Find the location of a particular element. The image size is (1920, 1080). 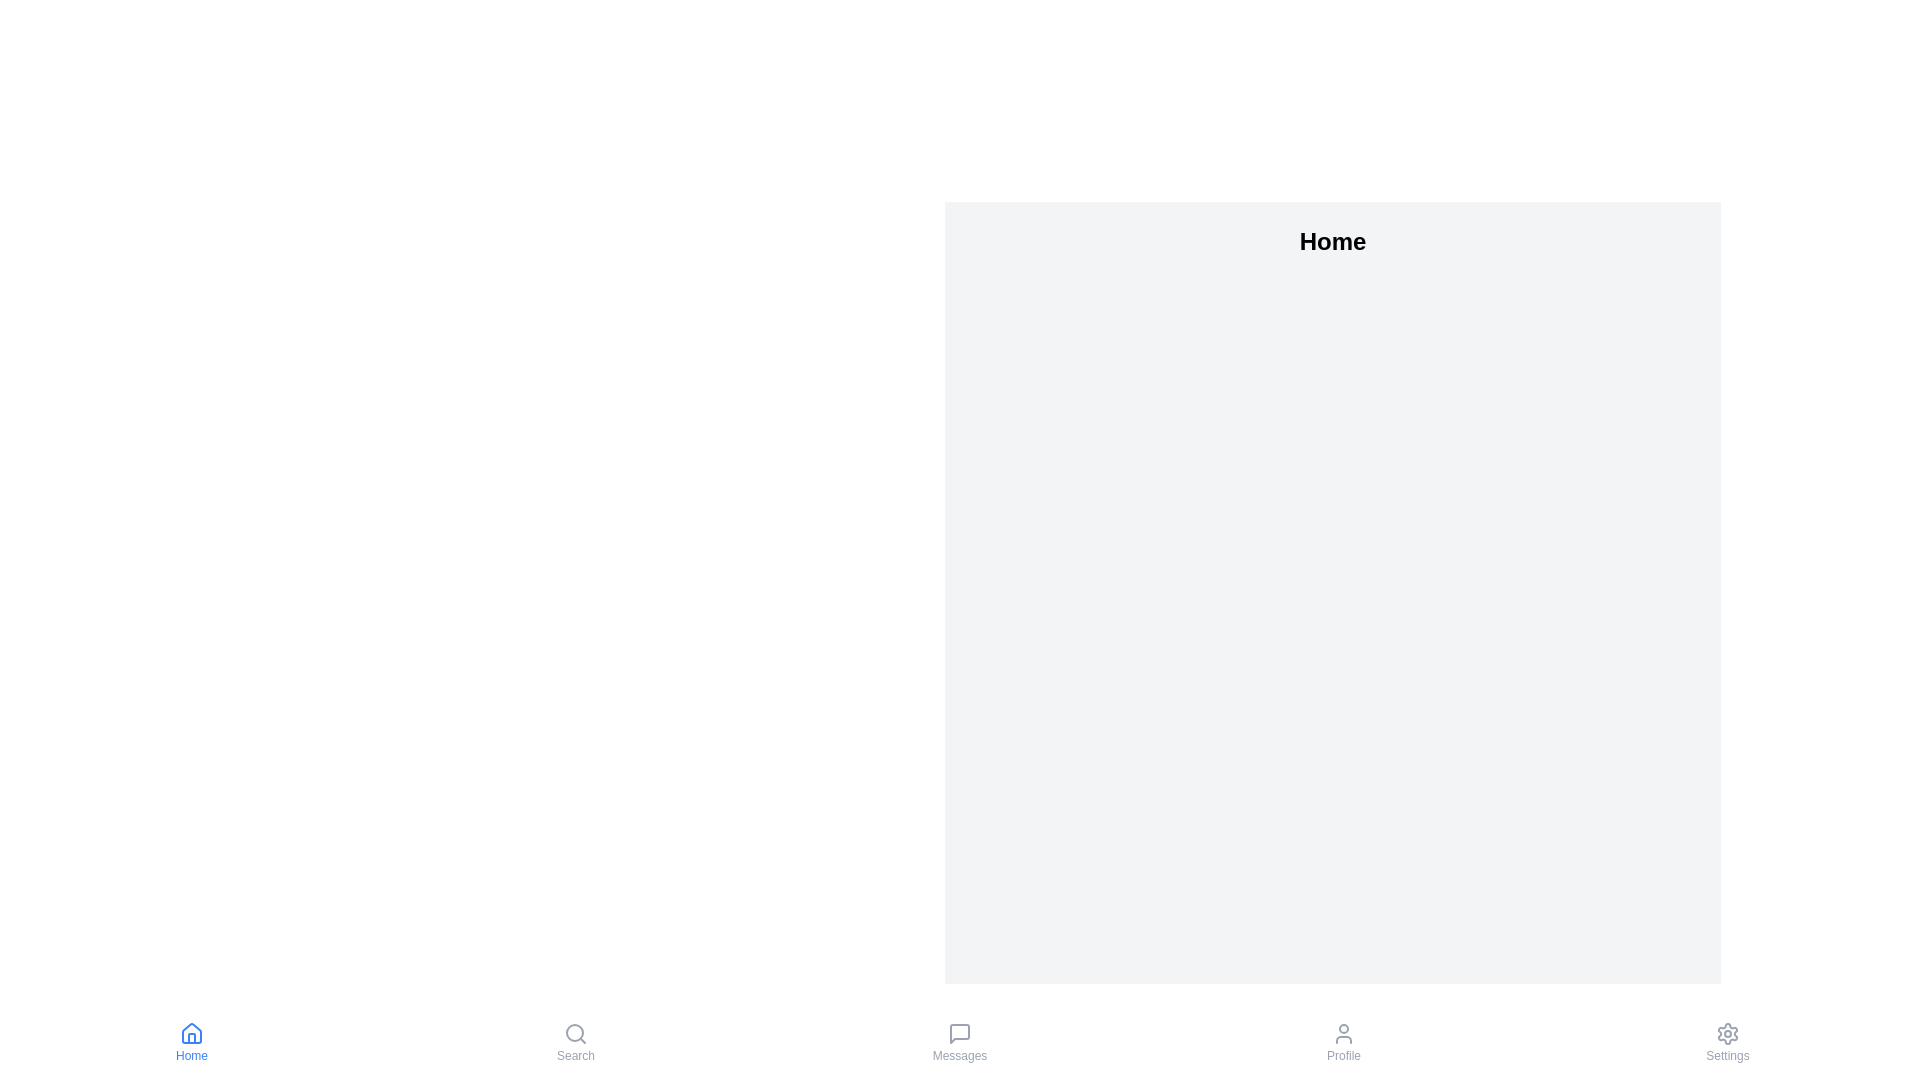

the minimalist magnifying glass icon in the bottom navigation bar is located at coordinates (575, 1033).